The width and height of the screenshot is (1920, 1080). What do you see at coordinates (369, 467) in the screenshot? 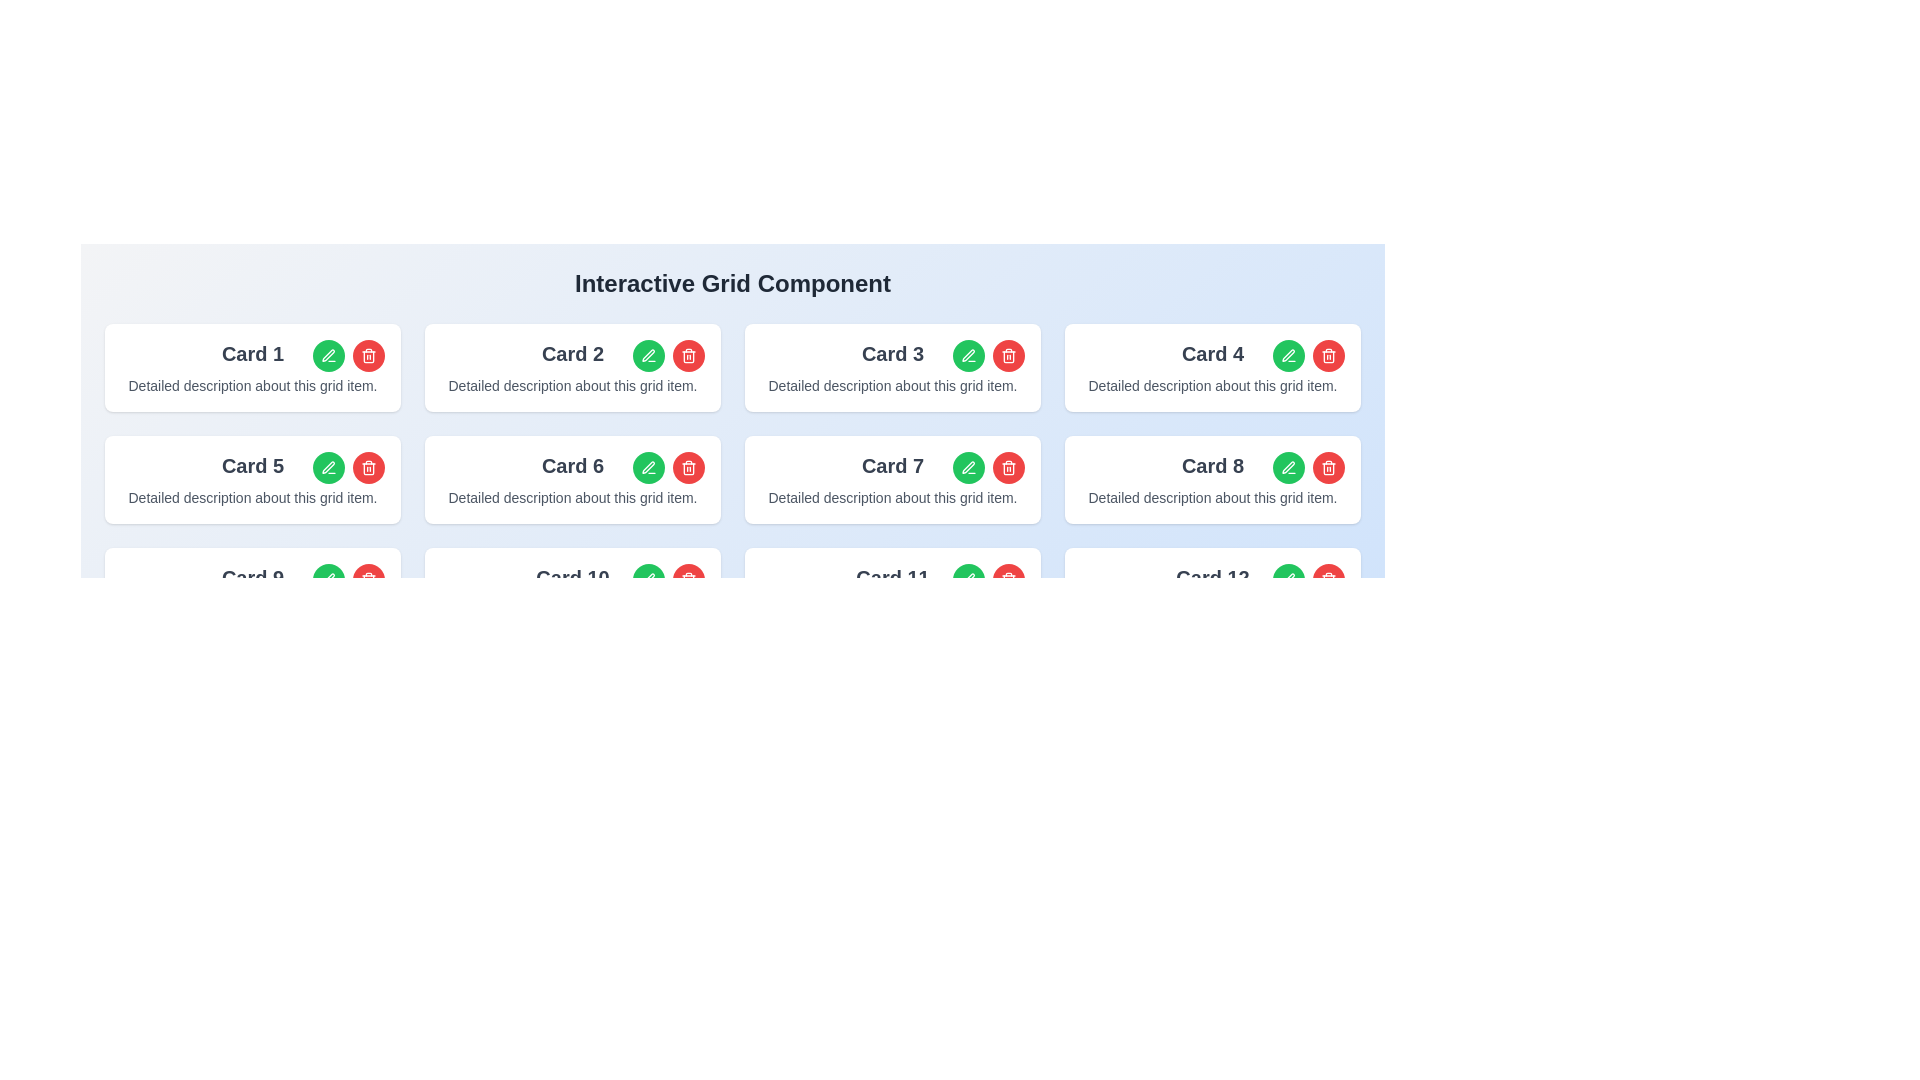
I see `the delete icon button located at the top-right corner of 'Card 5'` at bounding box center [369, 467].